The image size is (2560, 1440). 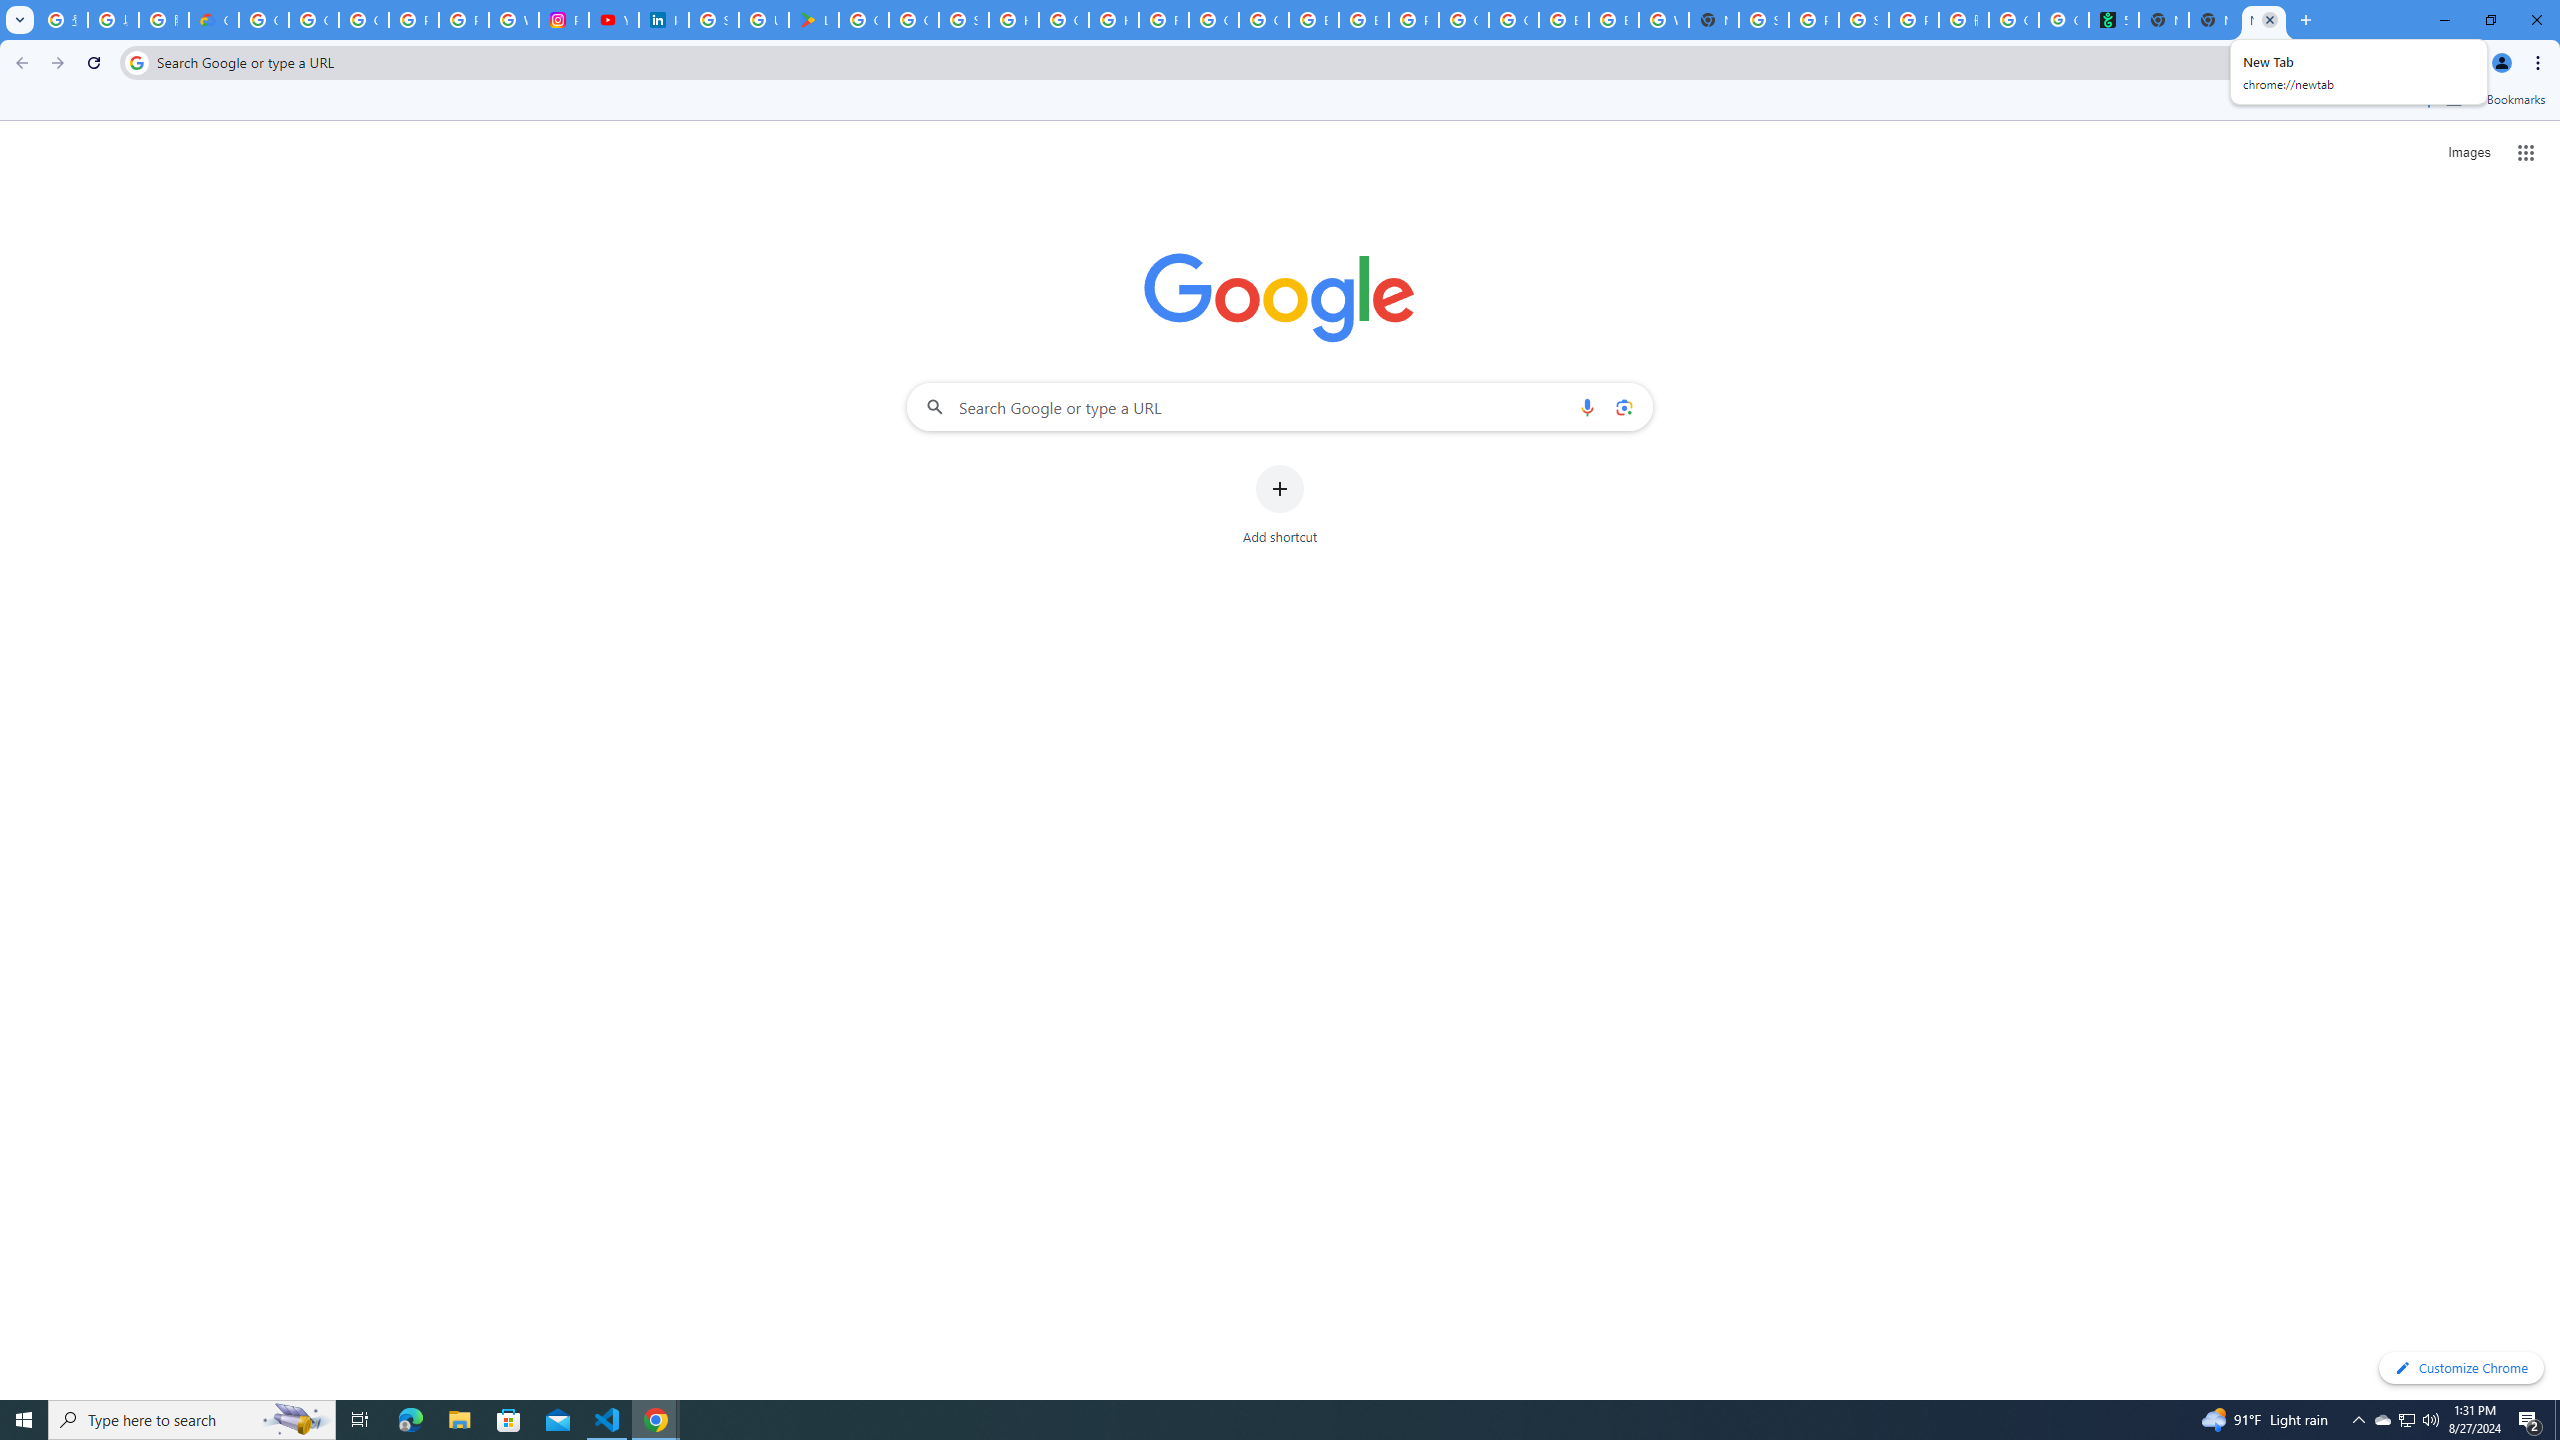 I want to click on 'Google Workspace - Specific Terms', so click(x=913, y=19).